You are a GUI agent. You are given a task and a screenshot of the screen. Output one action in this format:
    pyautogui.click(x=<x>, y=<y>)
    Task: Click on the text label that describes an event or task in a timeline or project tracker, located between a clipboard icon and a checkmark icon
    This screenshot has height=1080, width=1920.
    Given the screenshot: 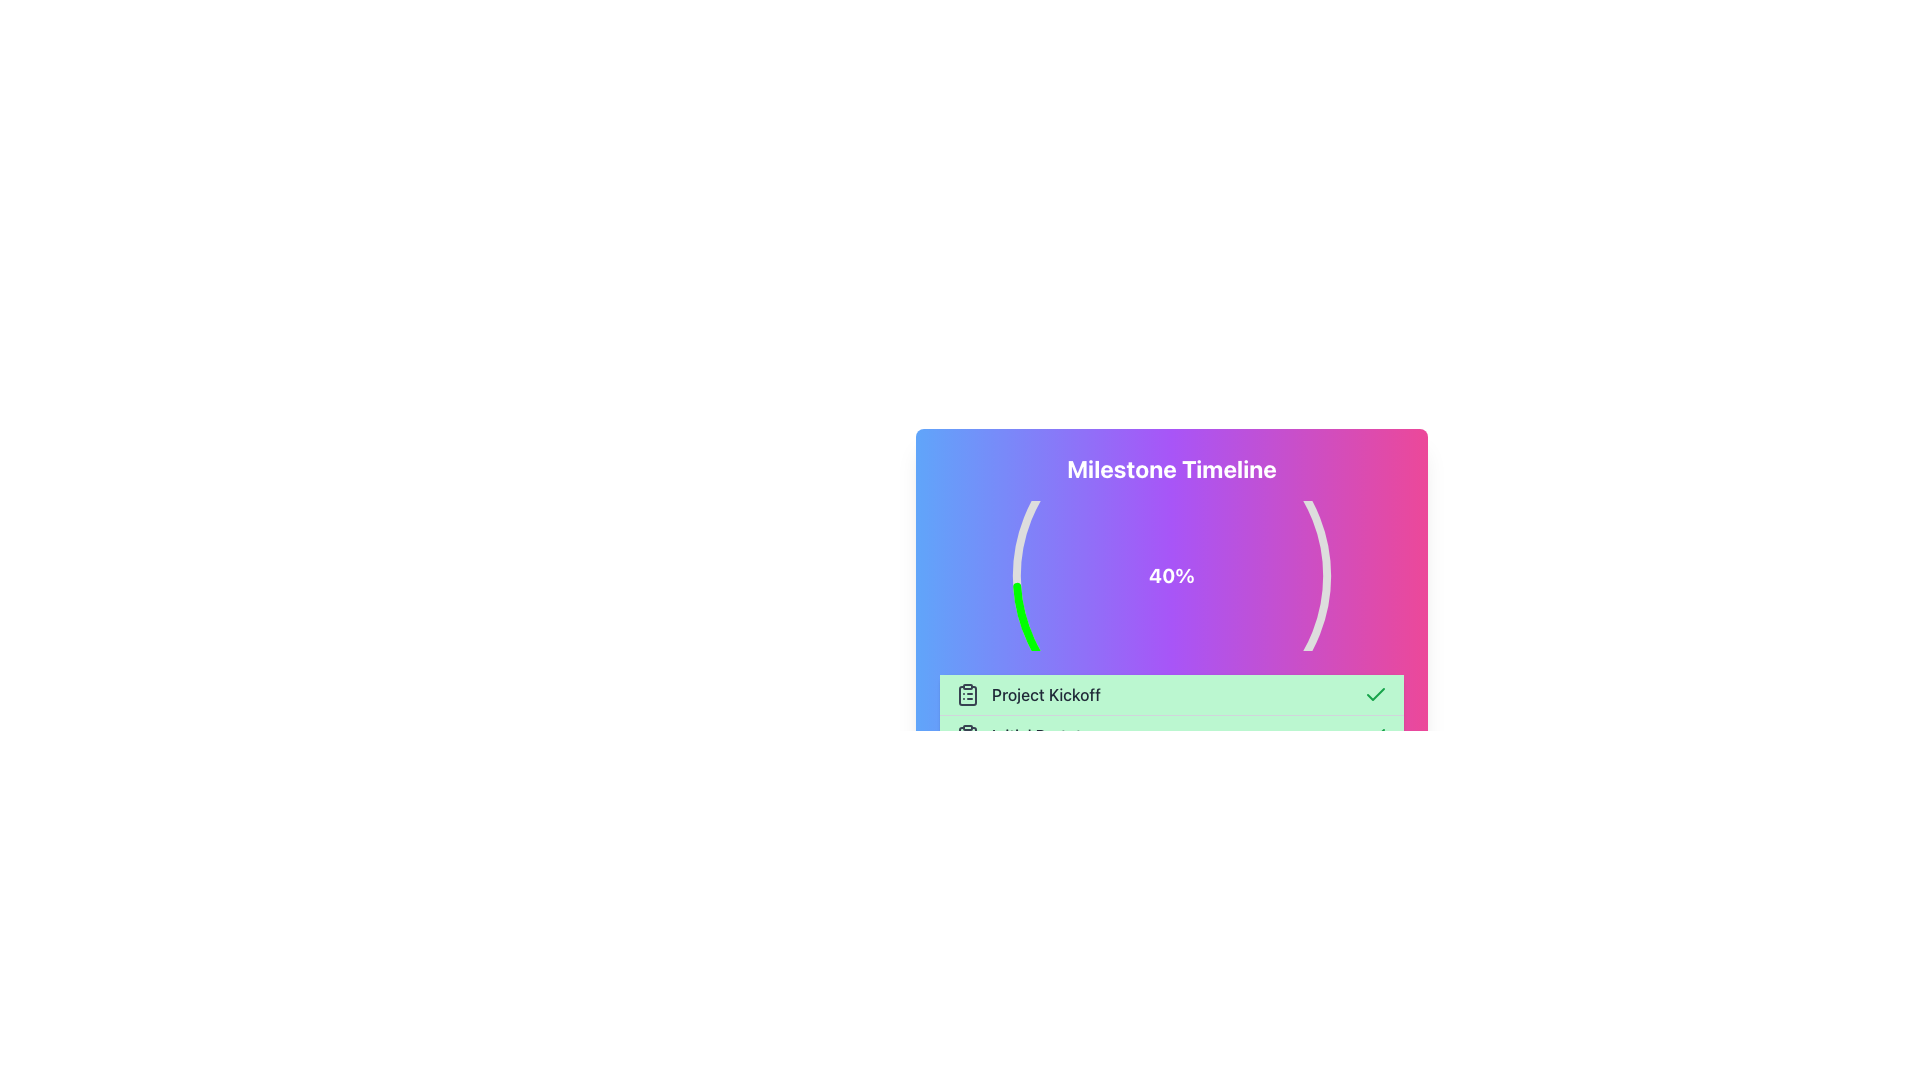 What is the action you would take?
    pyautogui.click(x=1045, y=693)
    